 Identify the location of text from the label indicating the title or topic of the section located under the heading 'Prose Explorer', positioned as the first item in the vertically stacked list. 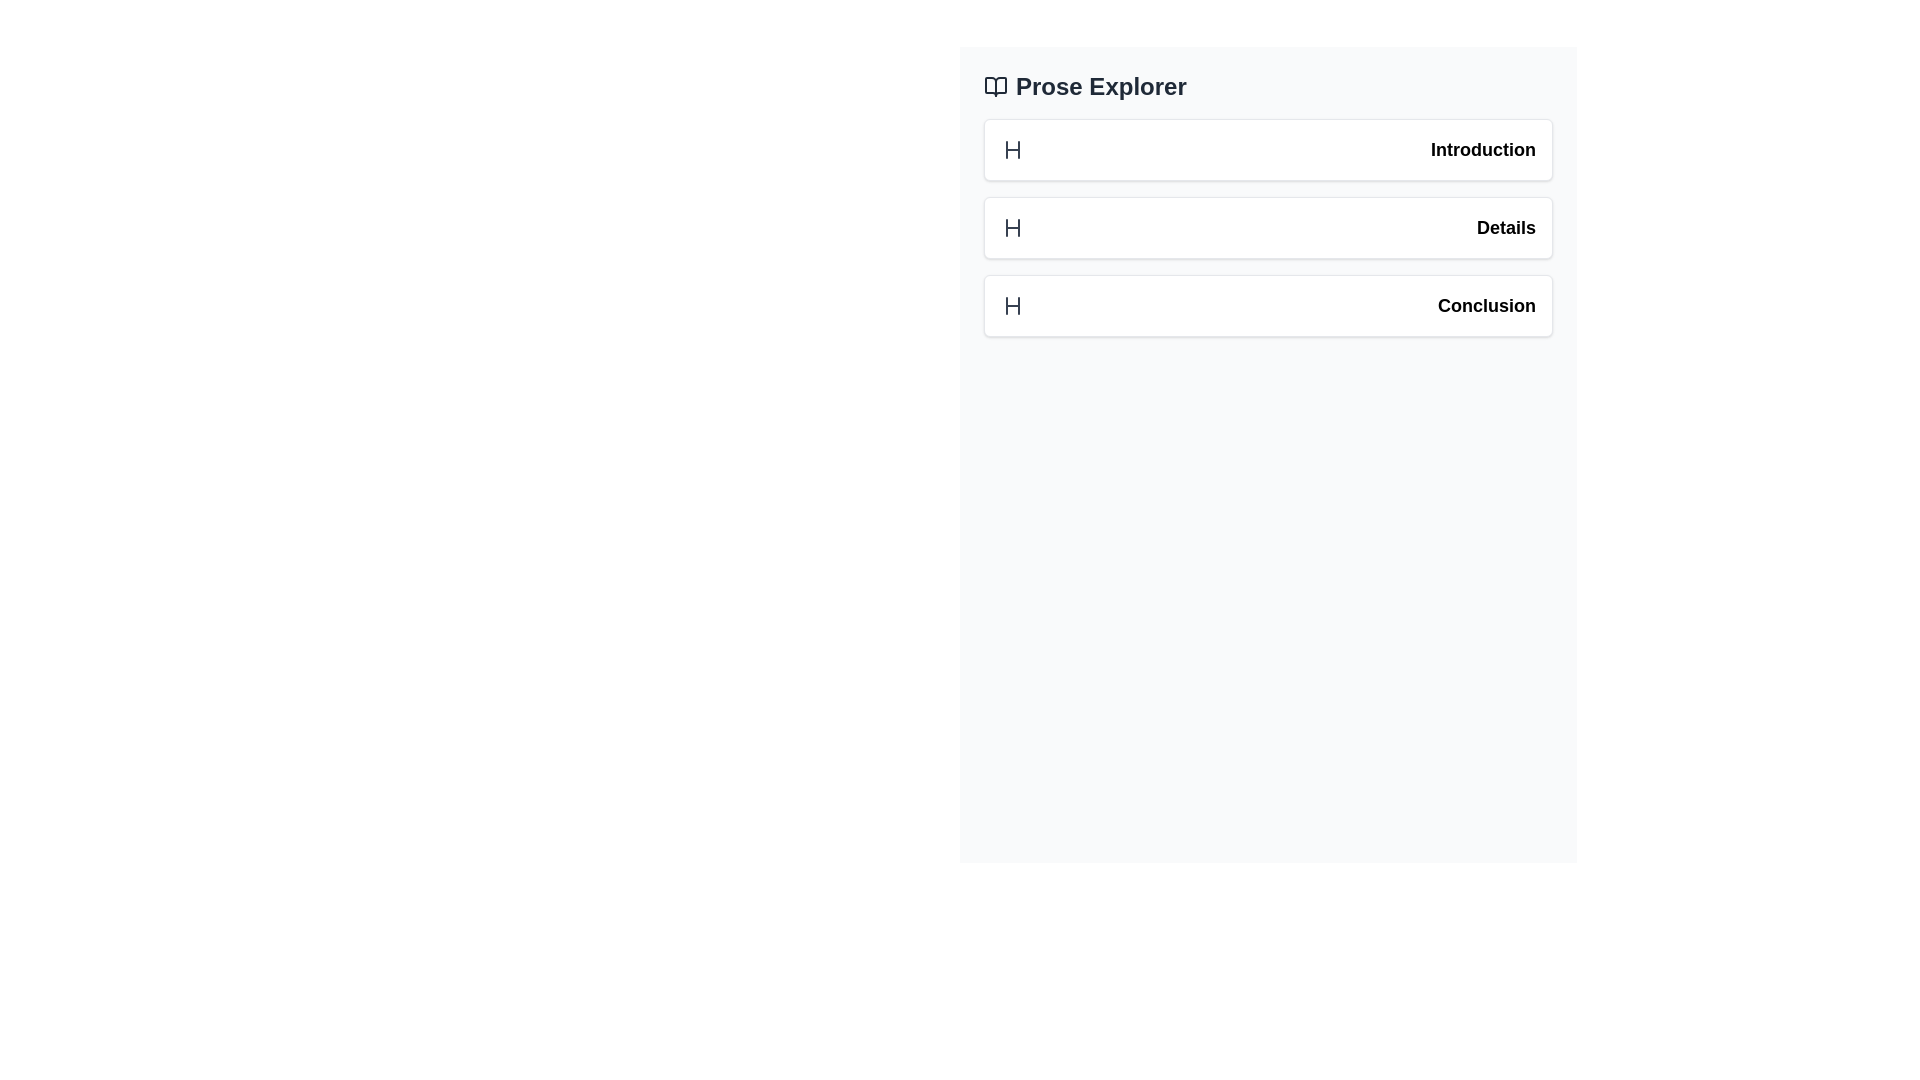
(1483, 149).